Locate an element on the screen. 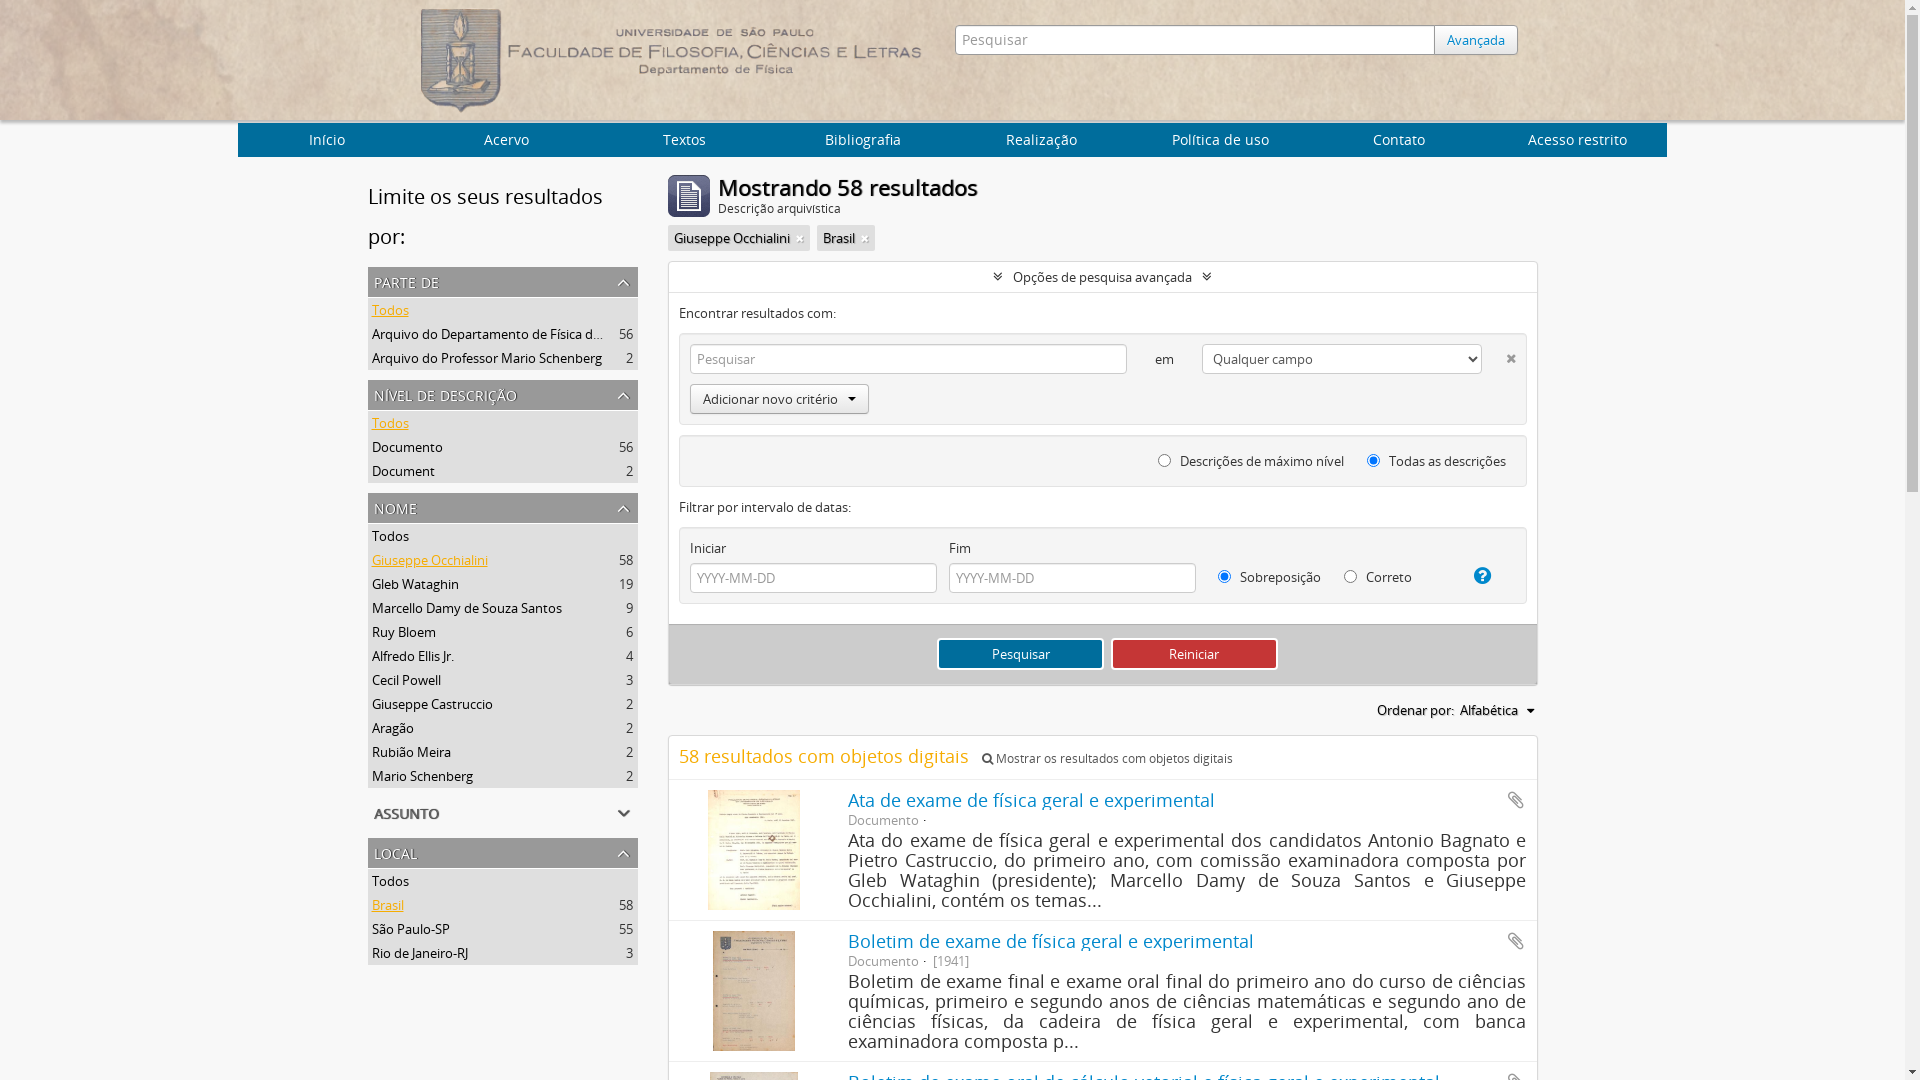 Image resolution: width=1920 pixels, height=1080 pixels. 'parte de' is located at coordinates (503, 281).